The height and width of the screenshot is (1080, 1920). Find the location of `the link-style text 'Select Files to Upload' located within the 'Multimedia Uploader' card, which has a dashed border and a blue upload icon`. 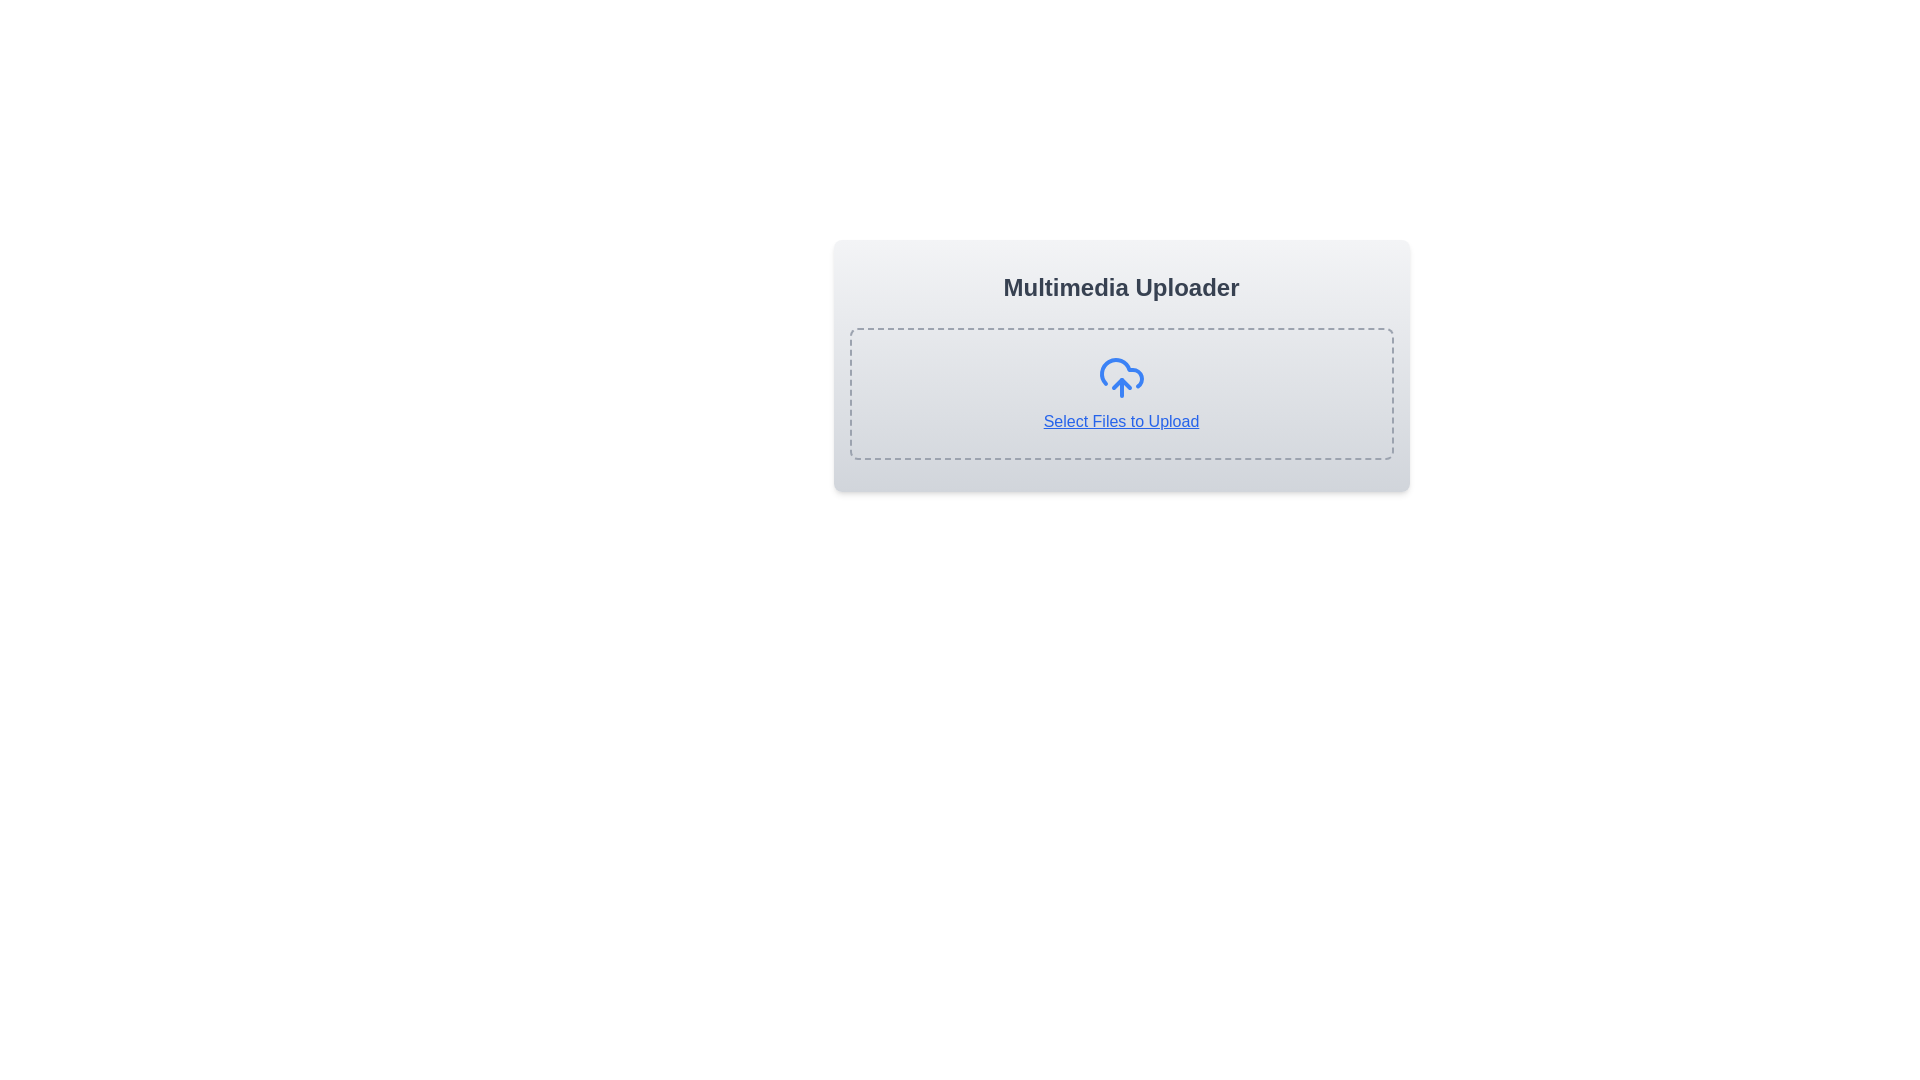

the link-style text 'Select Files to Upload' located within the 'Multimedia Uploader' card, which has a dashed border and a blue upload icon is located at coordinates (1121, 366).